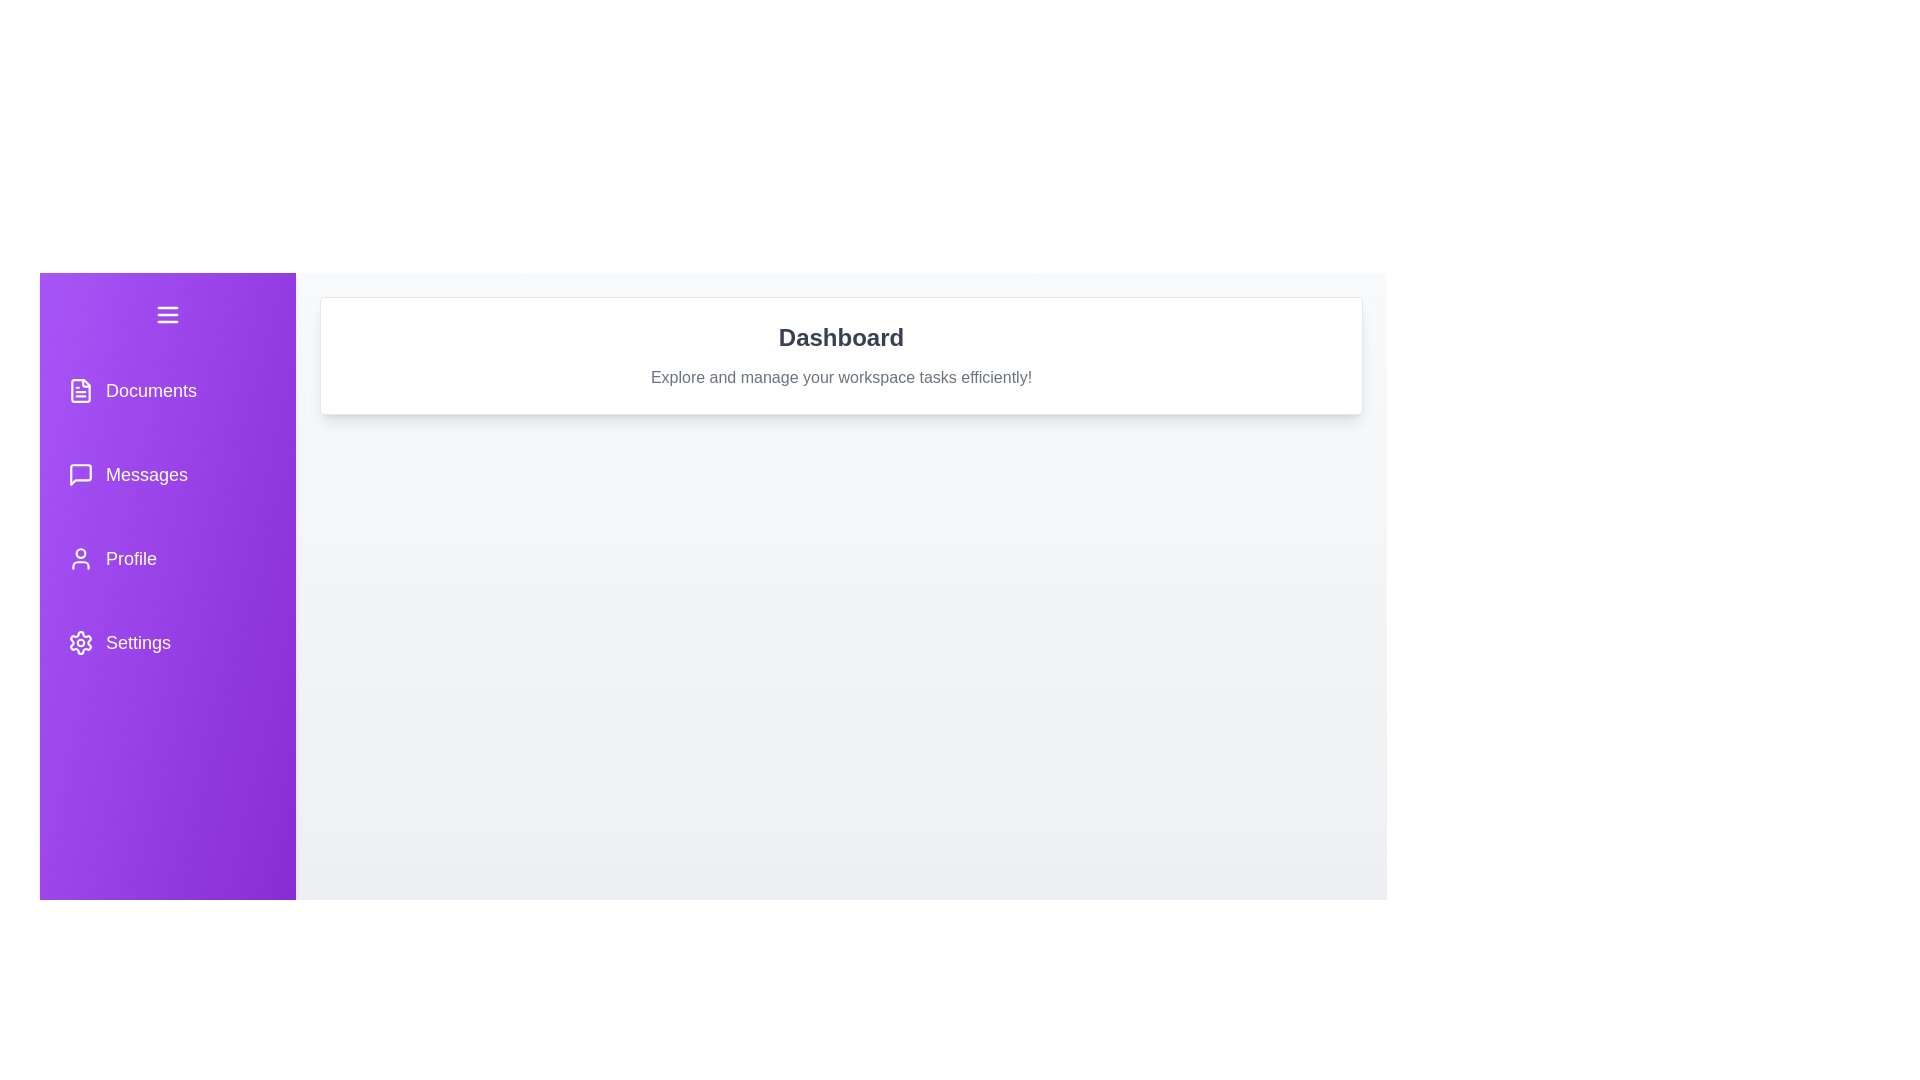  Describe the element at coordinates (168, 390) in the screenshot. I see `the navigation button for Documents` at that location.